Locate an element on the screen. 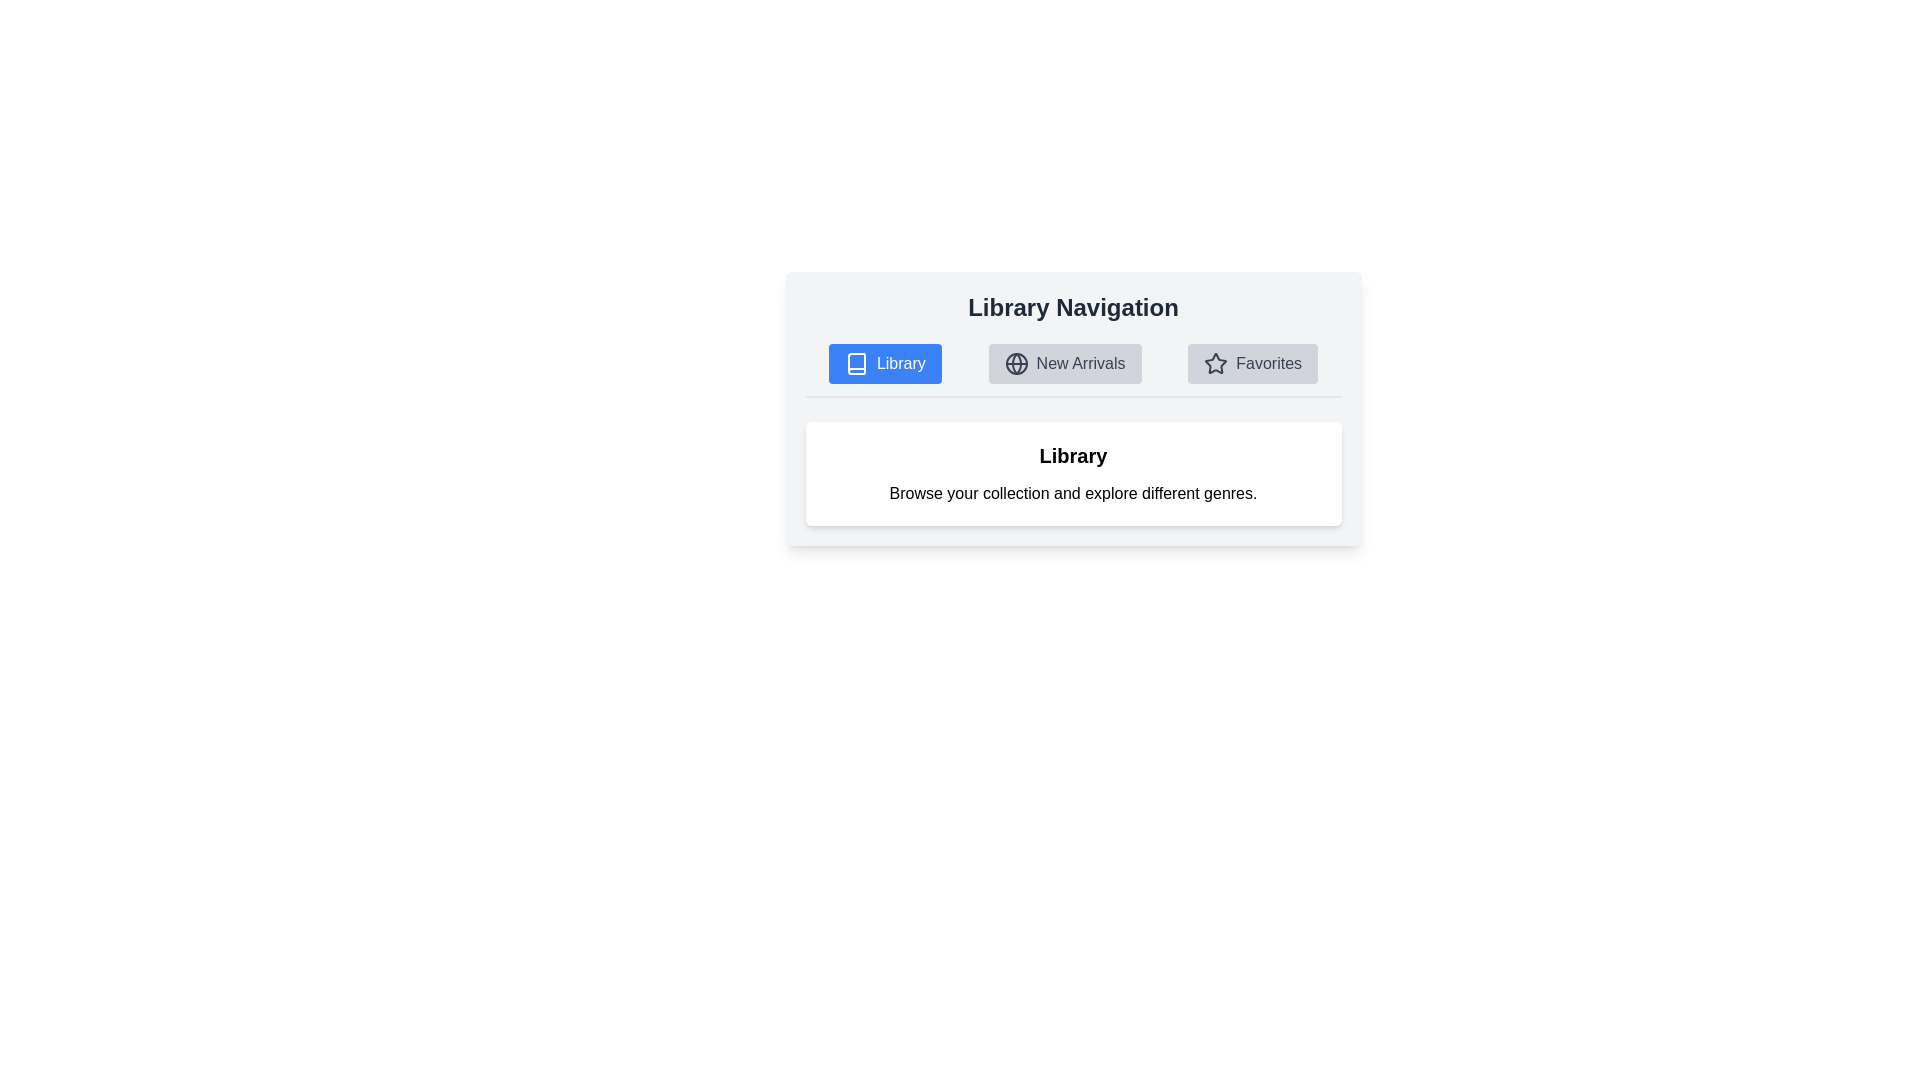 Image resolution: width=1920 pixels, height=1080 pixels. the tab labeled New Arrivals to display its content is located at coordinates (1064, 363).